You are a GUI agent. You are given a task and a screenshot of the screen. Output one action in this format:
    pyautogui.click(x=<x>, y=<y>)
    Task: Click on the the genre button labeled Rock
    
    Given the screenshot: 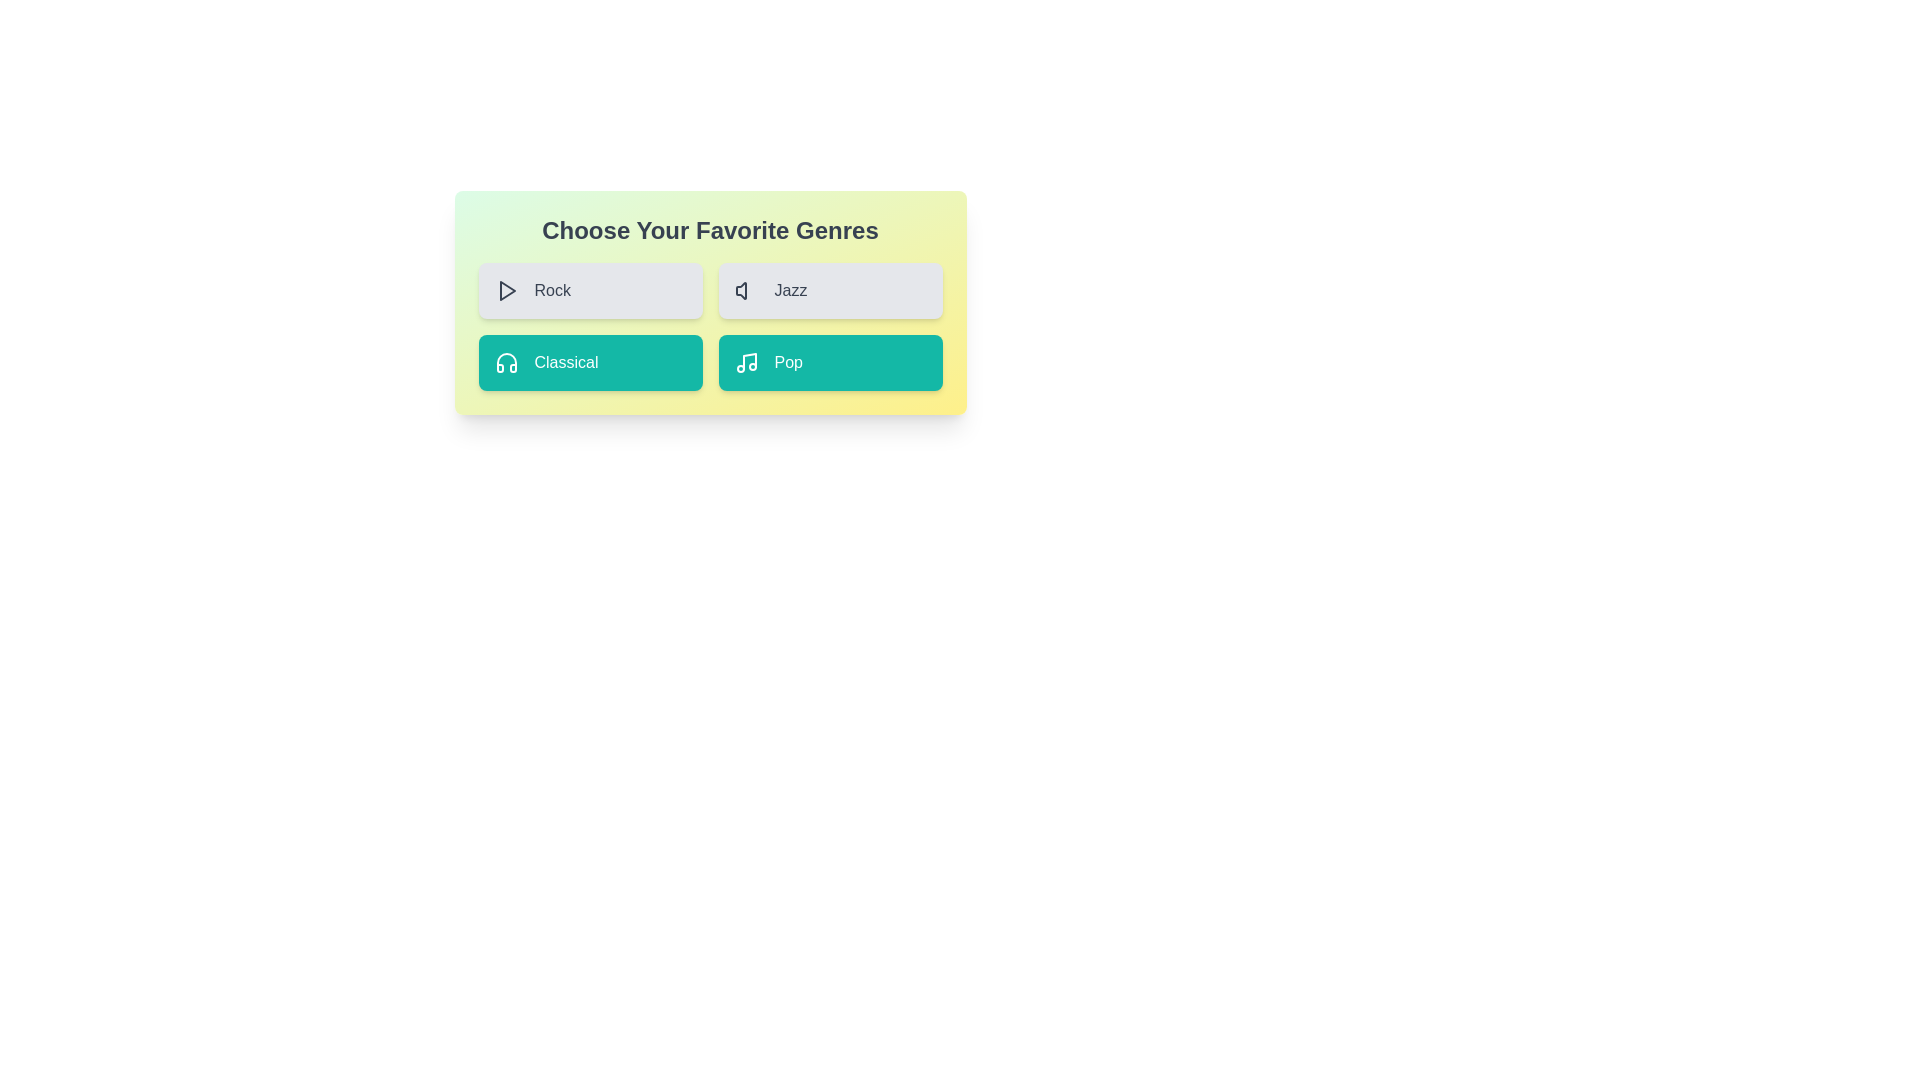 What is the action you would take?
    pyautogui.click(x=589, y=290)
    